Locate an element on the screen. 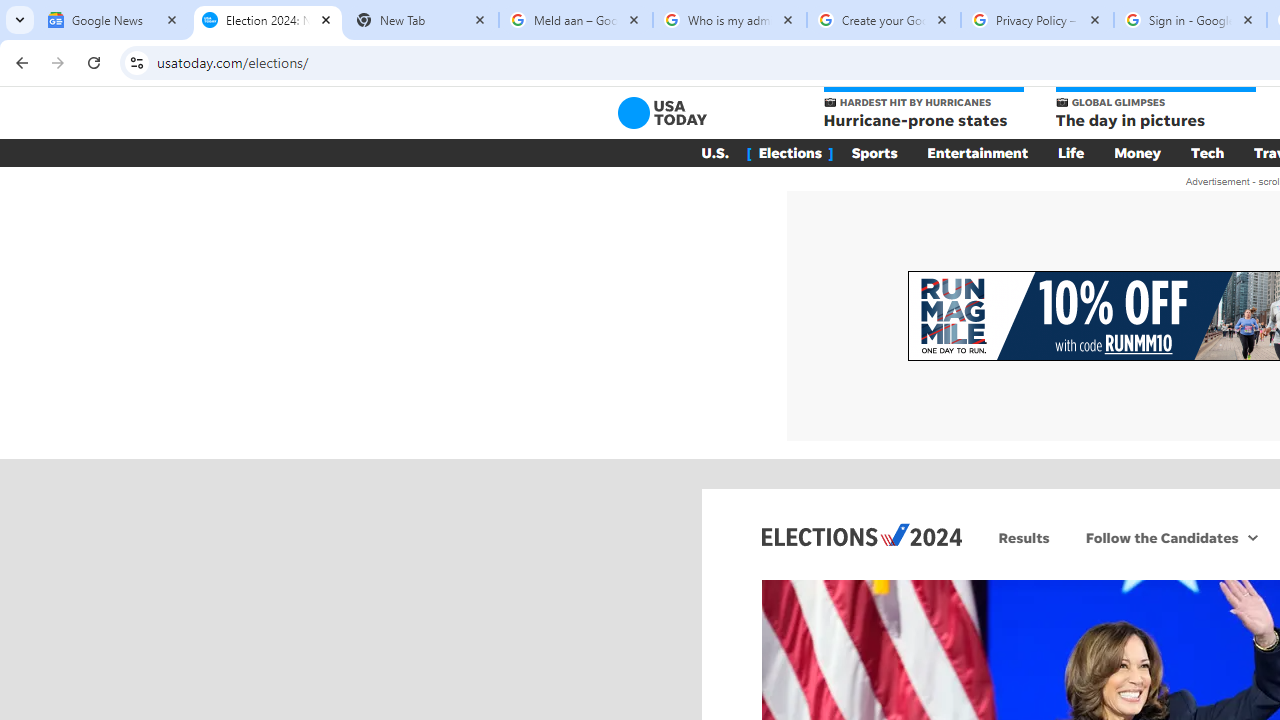 Image resolution: width=1280 pixels, height=720 pixels. 'Results' is located at coordinates (1024, 536).